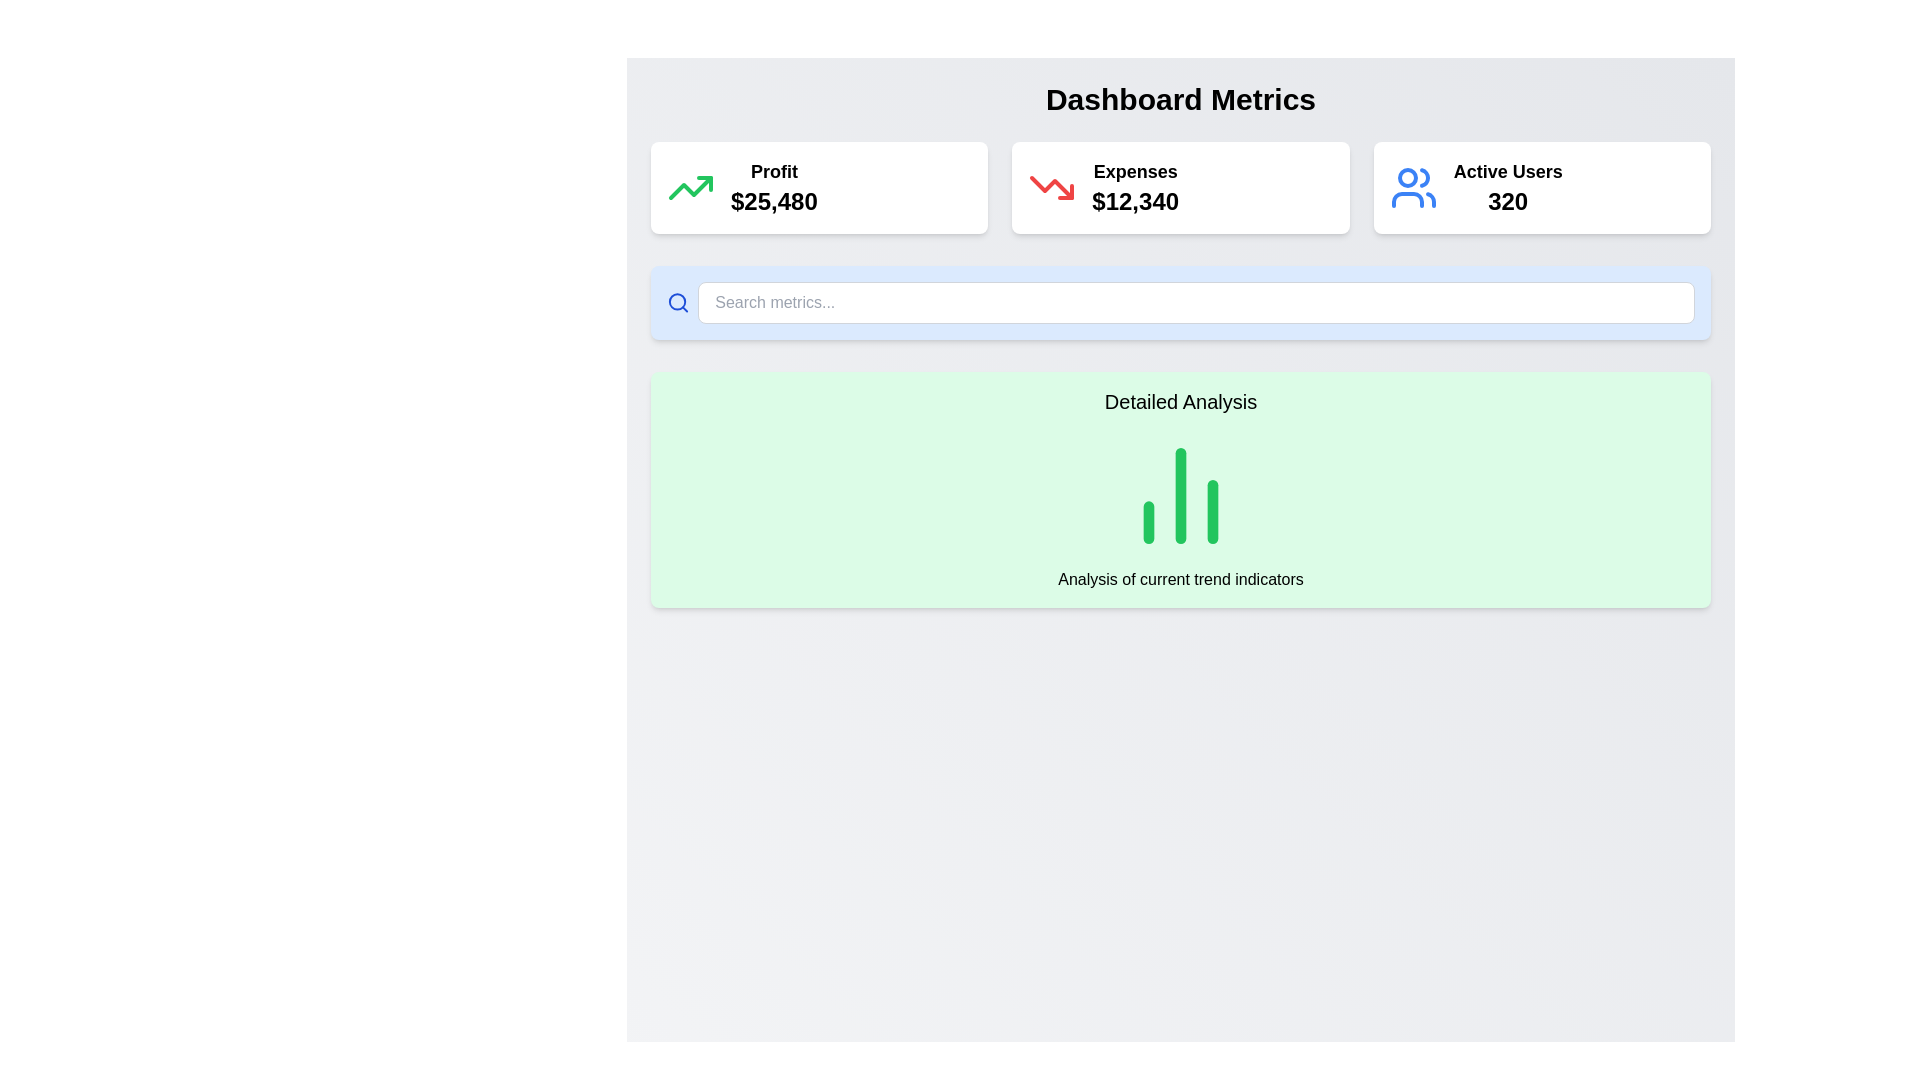 The image size is (1920, 1080). I want to click on the profit icon located at the top left of the 'Profit' card in the dashboard metrics row, which indicates positive growth with its upward trend, so click(691, 188).